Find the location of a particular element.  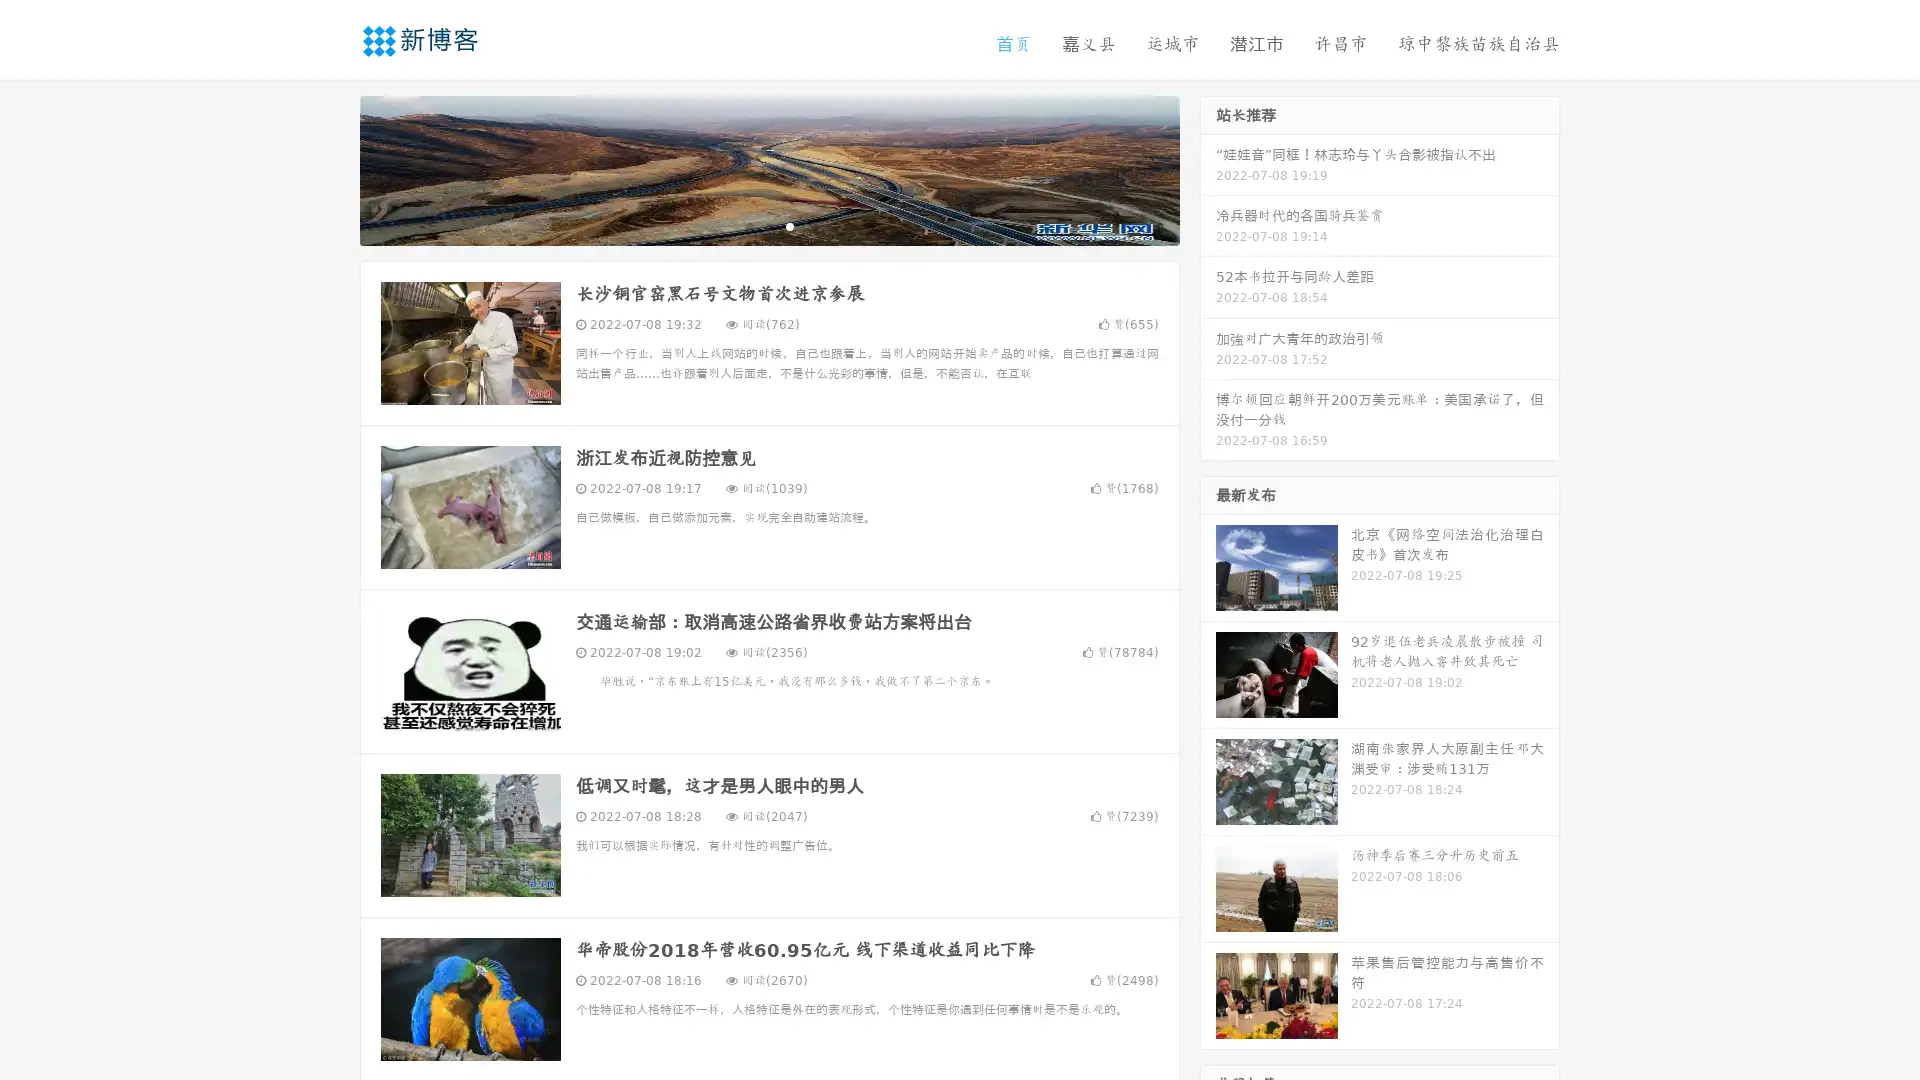

Go to slide 2 is located at coordinates (768, 225).